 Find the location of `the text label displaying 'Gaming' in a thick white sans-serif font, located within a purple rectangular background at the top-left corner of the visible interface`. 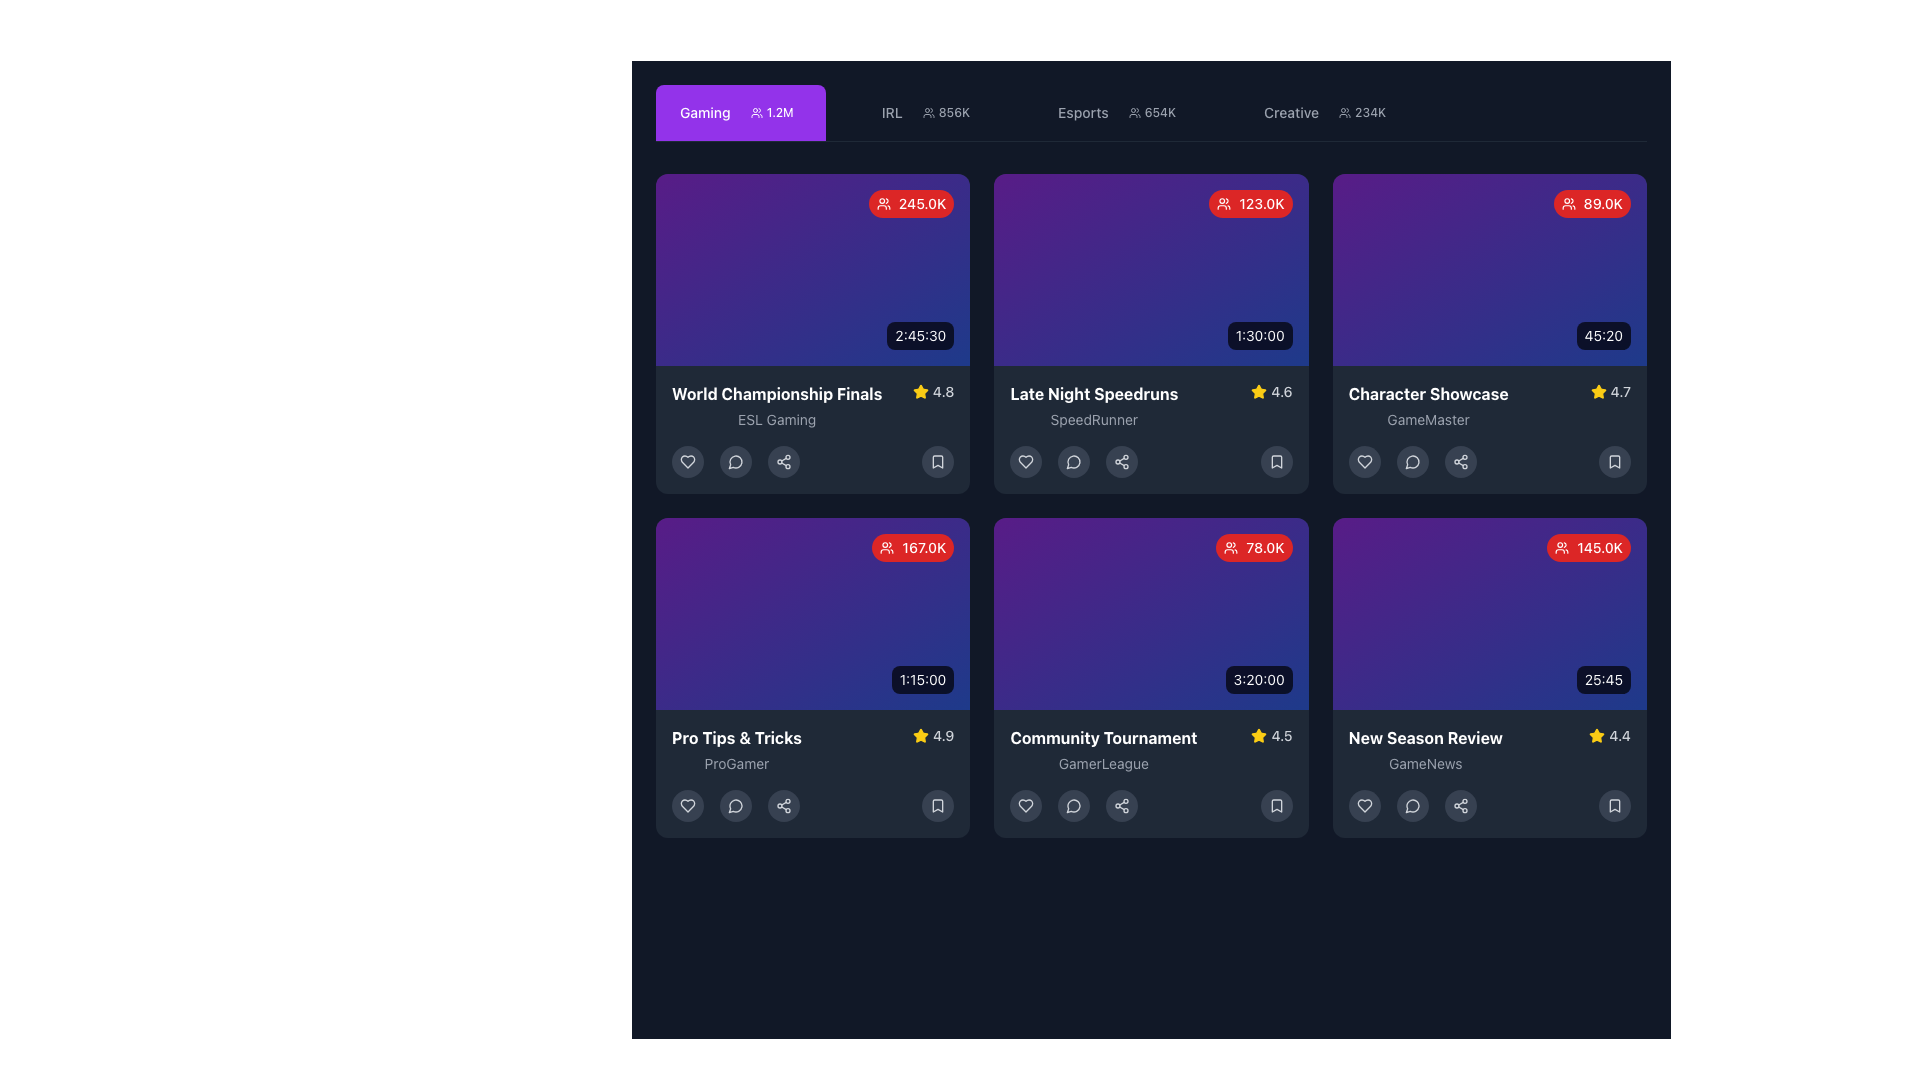

the text label displaying 'Gaming' in a thick white sans-serif font, located within a purple rectangular background at the top-left corner of the visible interface is located at coordinates (705, 112).